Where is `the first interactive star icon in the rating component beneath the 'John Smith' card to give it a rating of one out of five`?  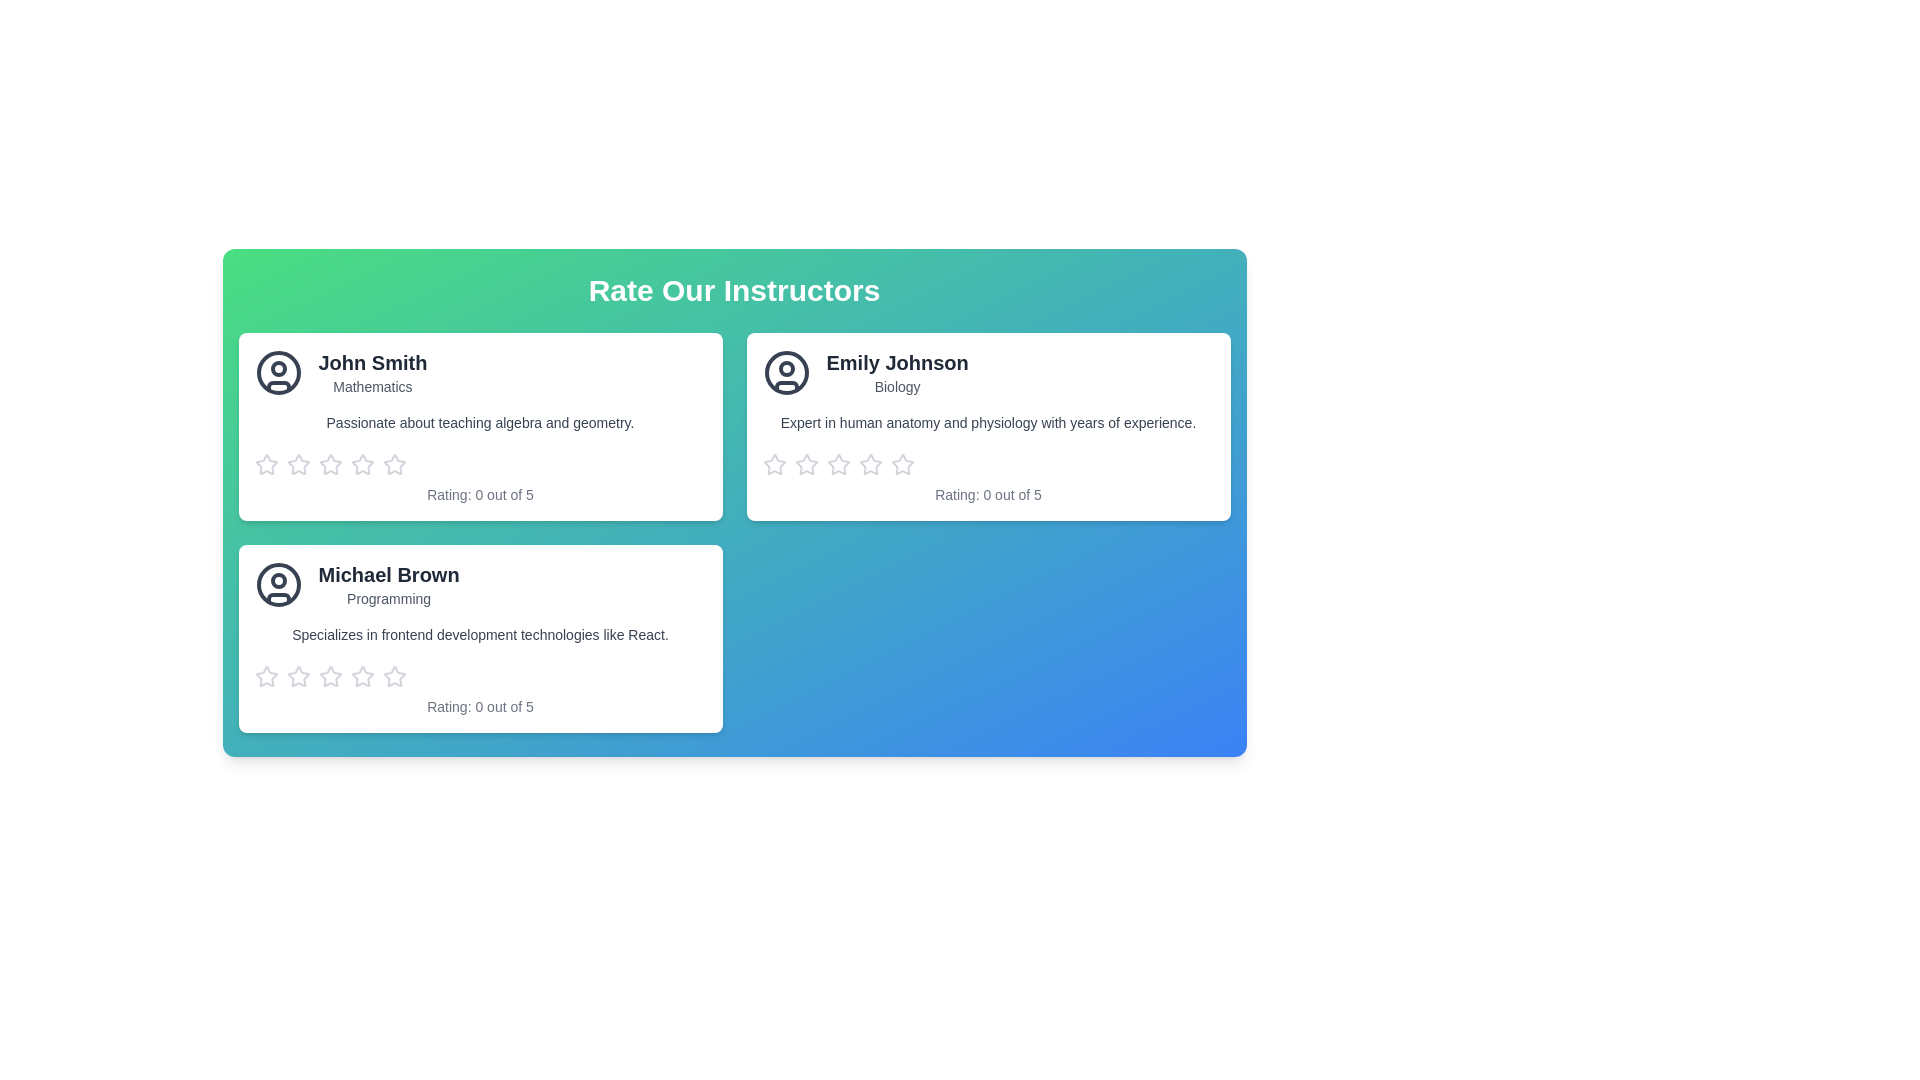 the first interactive star icon in the rating component beneath the 'John Smith' card to give it a rating of one out of five is located at coordinates (265, 465).